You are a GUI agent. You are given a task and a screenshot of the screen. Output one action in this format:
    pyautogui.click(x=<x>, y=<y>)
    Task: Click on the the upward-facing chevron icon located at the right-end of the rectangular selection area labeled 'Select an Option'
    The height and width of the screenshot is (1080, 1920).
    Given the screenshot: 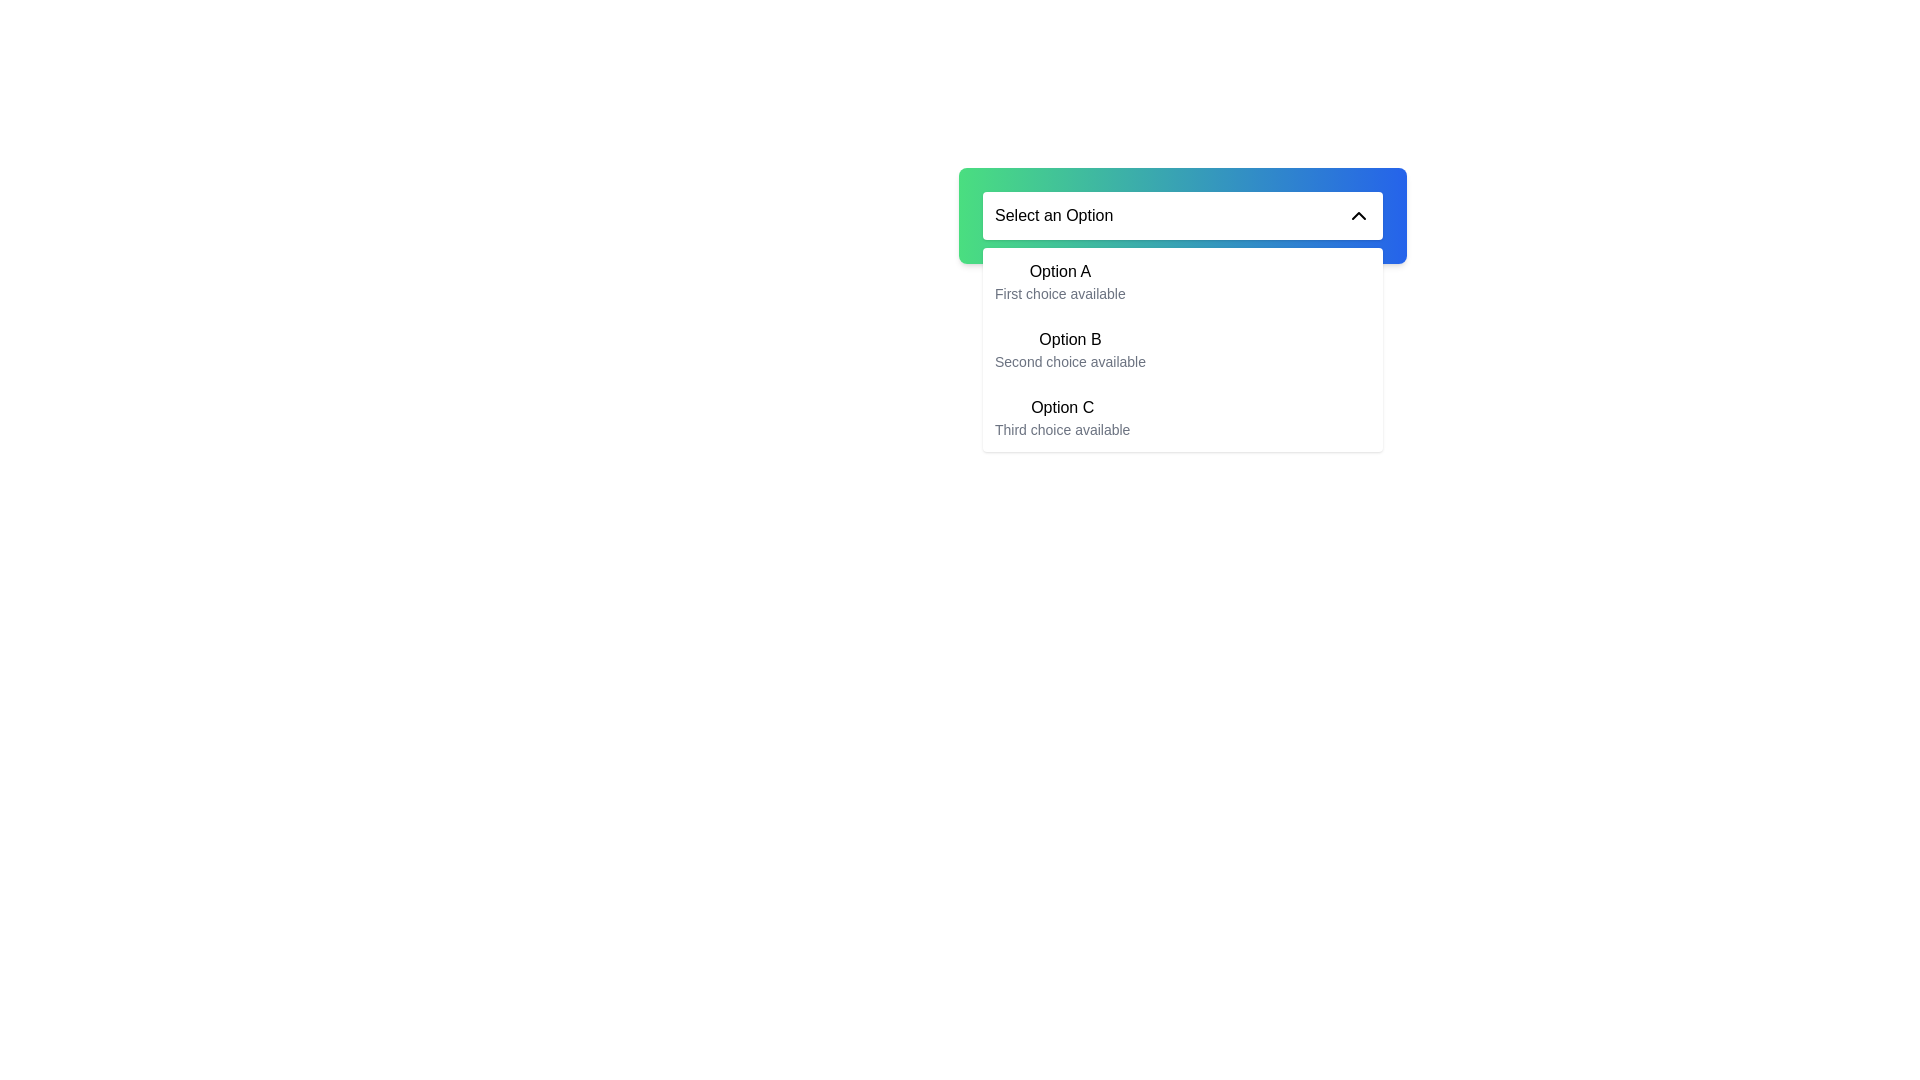 What is the action you would take?
    pyautogui.click(x=1358, y=216)
    